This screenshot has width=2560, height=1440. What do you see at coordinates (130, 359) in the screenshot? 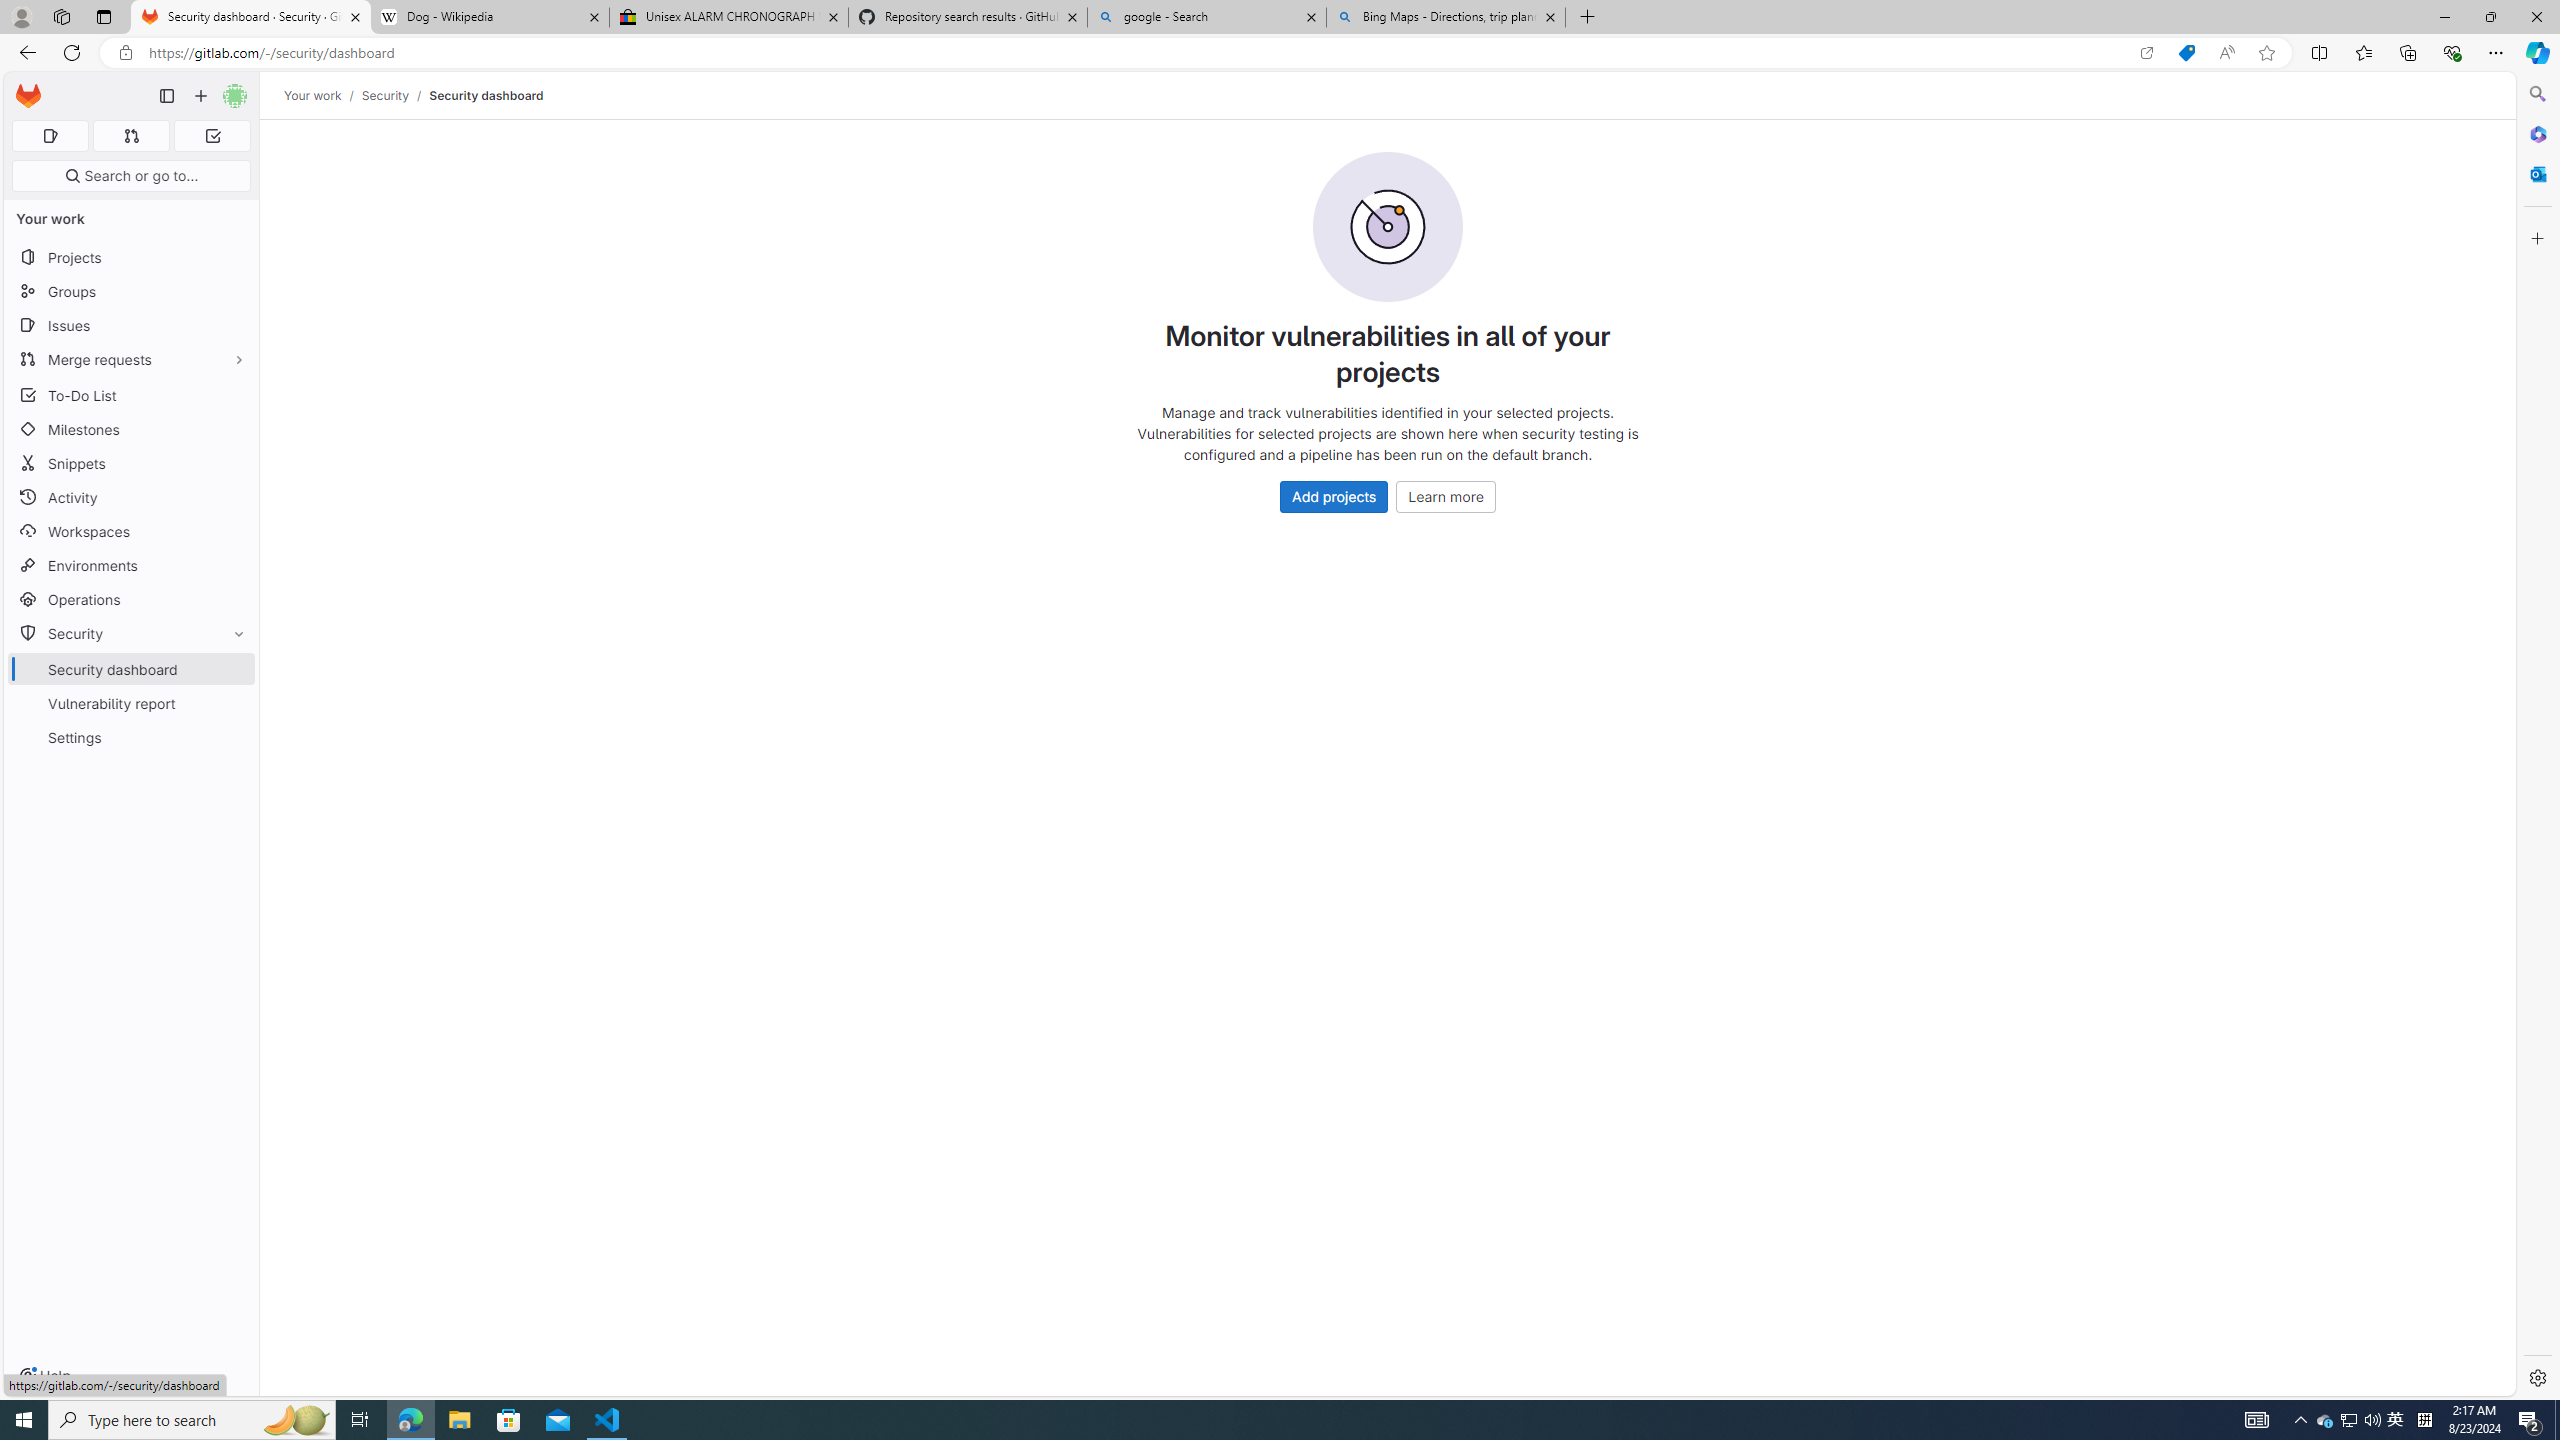
I see `'Merge requests'` at bounding box center [130, 359].